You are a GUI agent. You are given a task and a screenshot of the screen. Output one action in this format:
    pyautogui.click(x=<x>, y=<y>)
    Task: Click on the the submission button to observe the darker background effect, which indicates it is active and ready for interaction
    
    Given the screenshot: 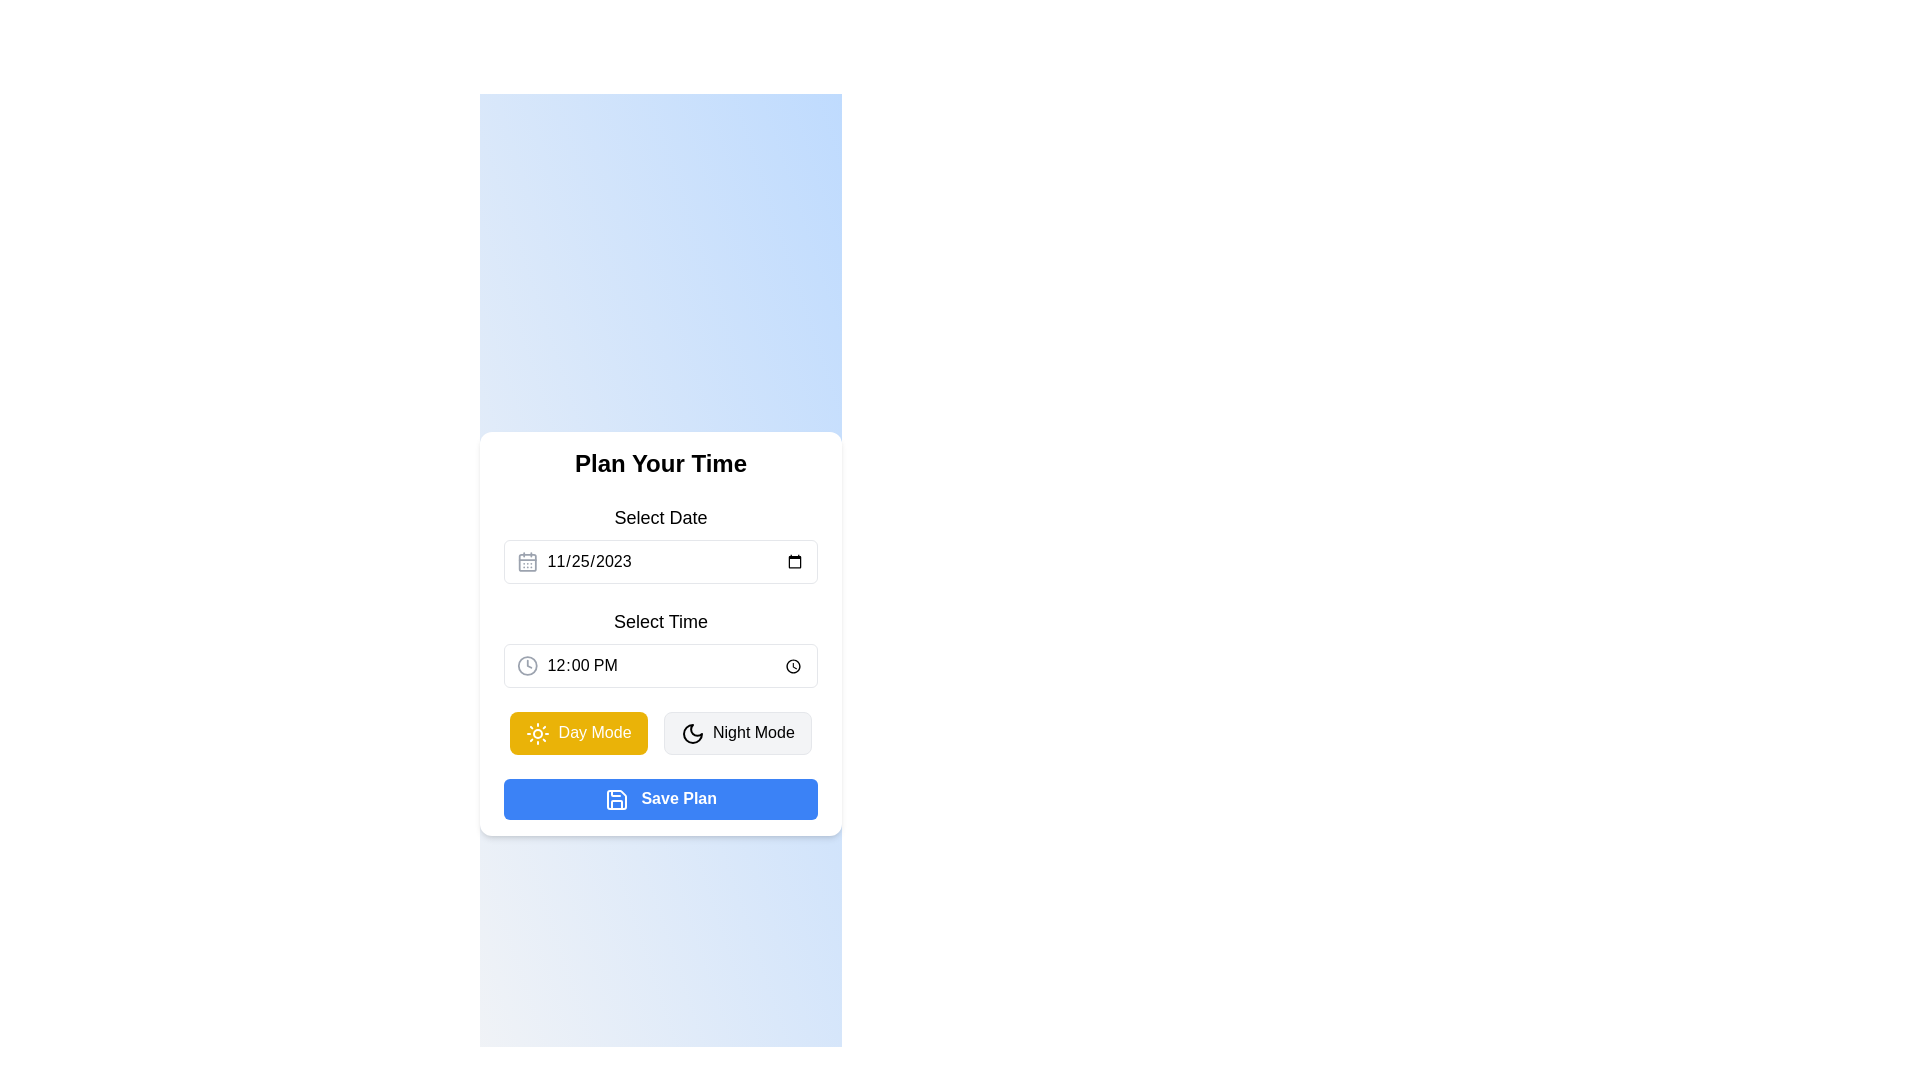 What is the action you would take?
    pyautogui.click(x=661, y=797)
    